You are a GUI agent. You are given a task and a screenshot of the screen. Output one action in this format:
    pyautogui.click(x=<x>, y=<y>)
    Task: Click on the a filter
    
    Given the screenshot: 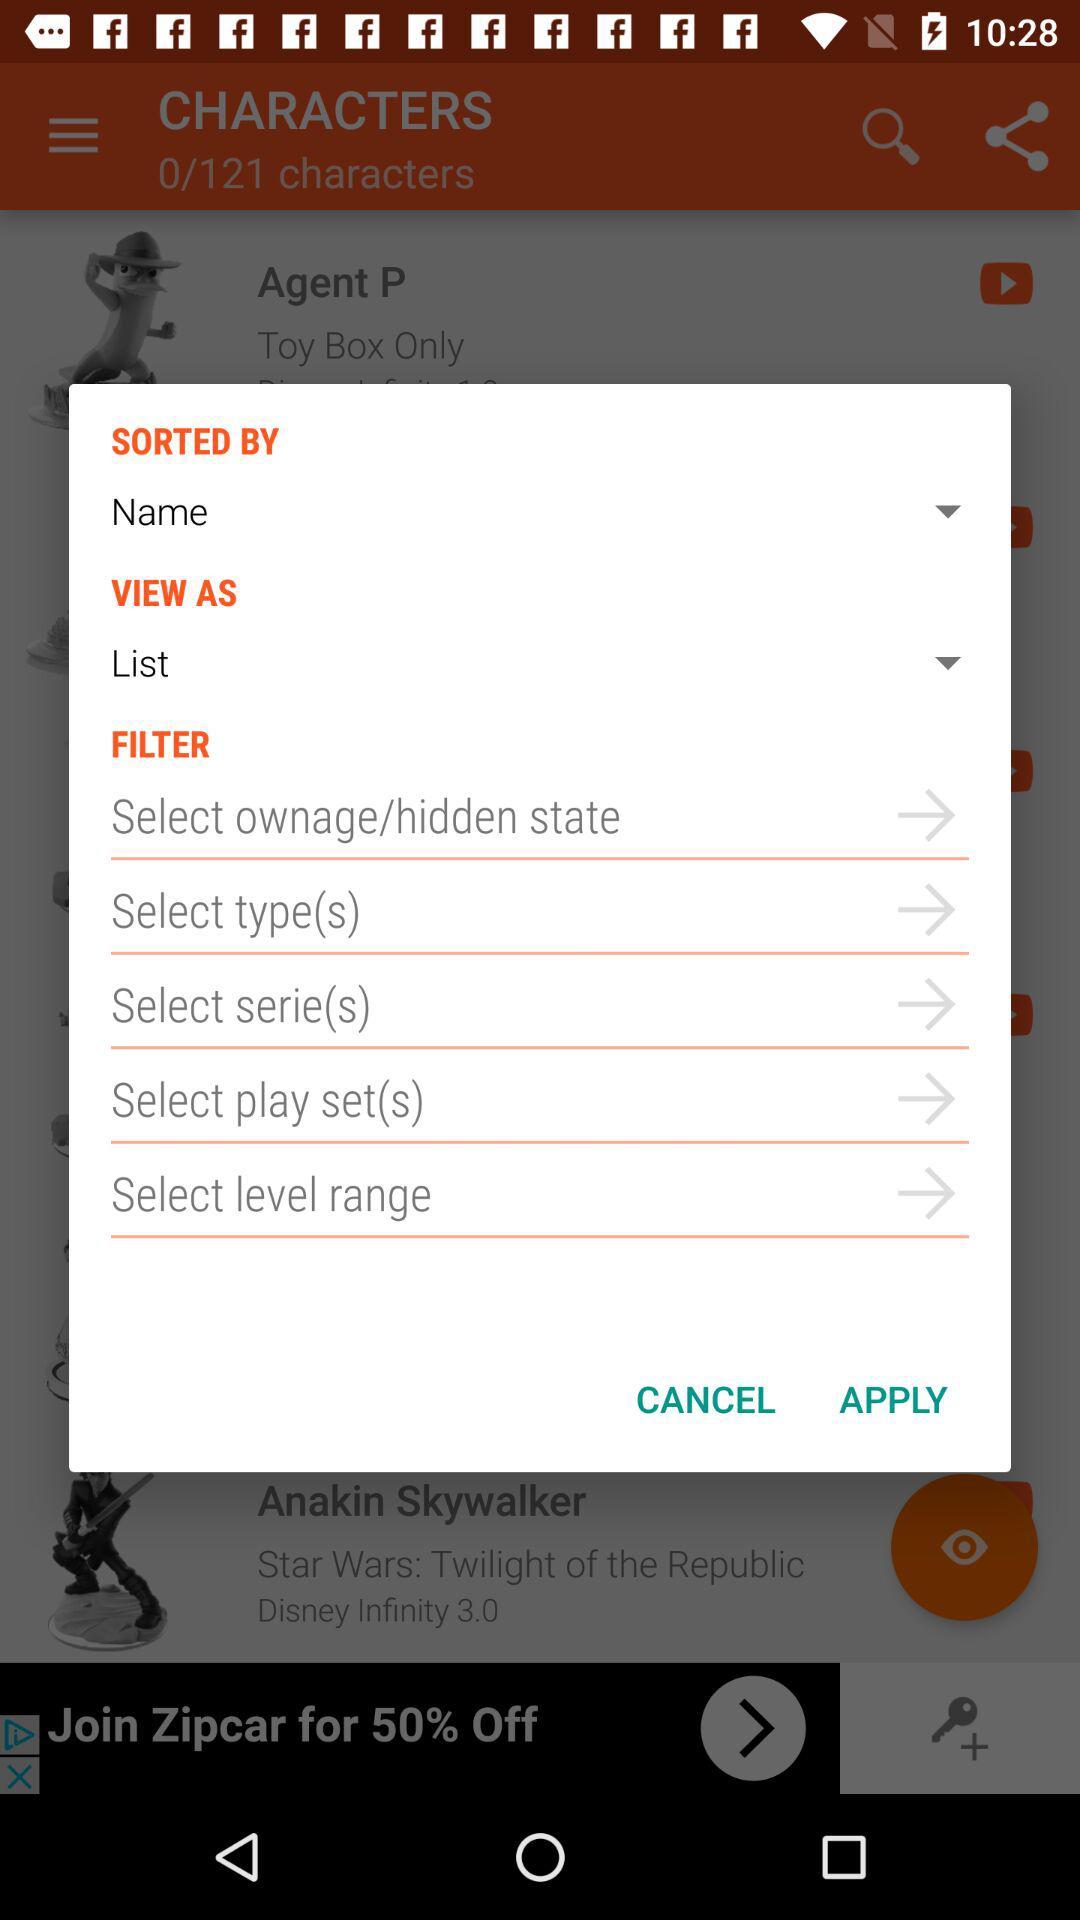 What is the action you would take?
    pyautogui.click(x=540, y=1193)
    